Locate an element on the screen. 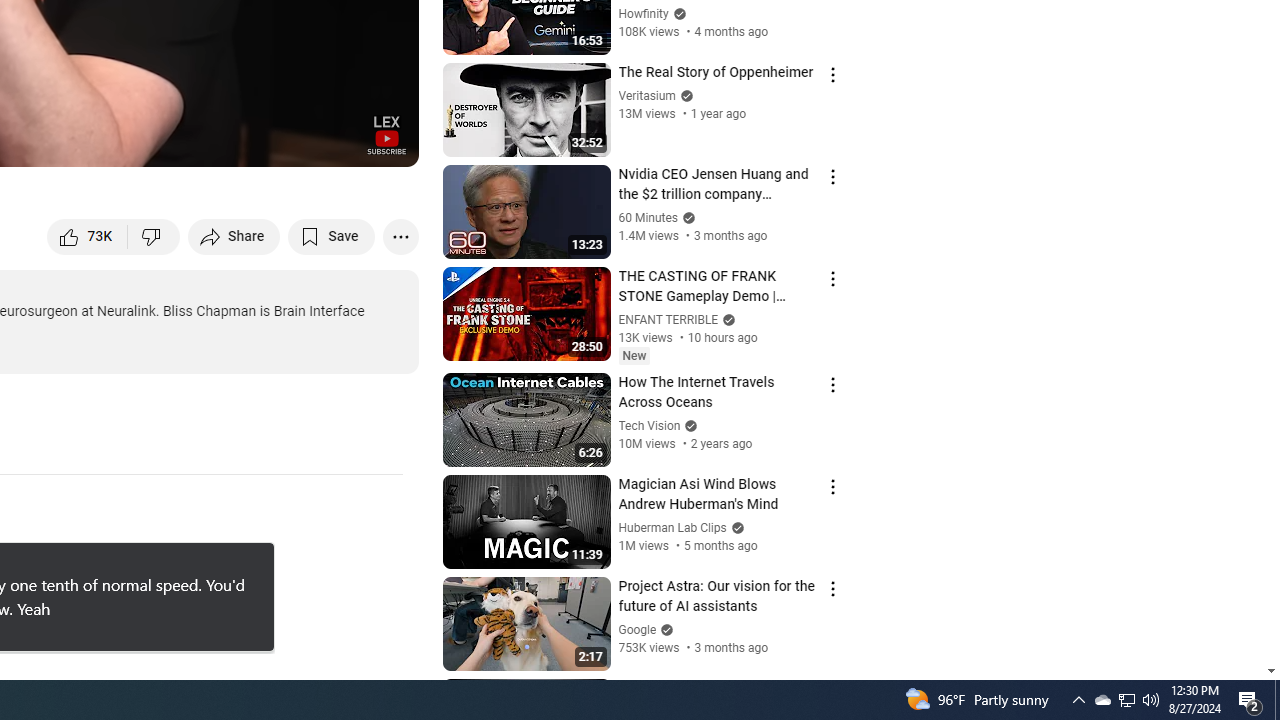 This screenshot has width=1280, height=720. 'Action menu' is located at coordinates (832, 689).